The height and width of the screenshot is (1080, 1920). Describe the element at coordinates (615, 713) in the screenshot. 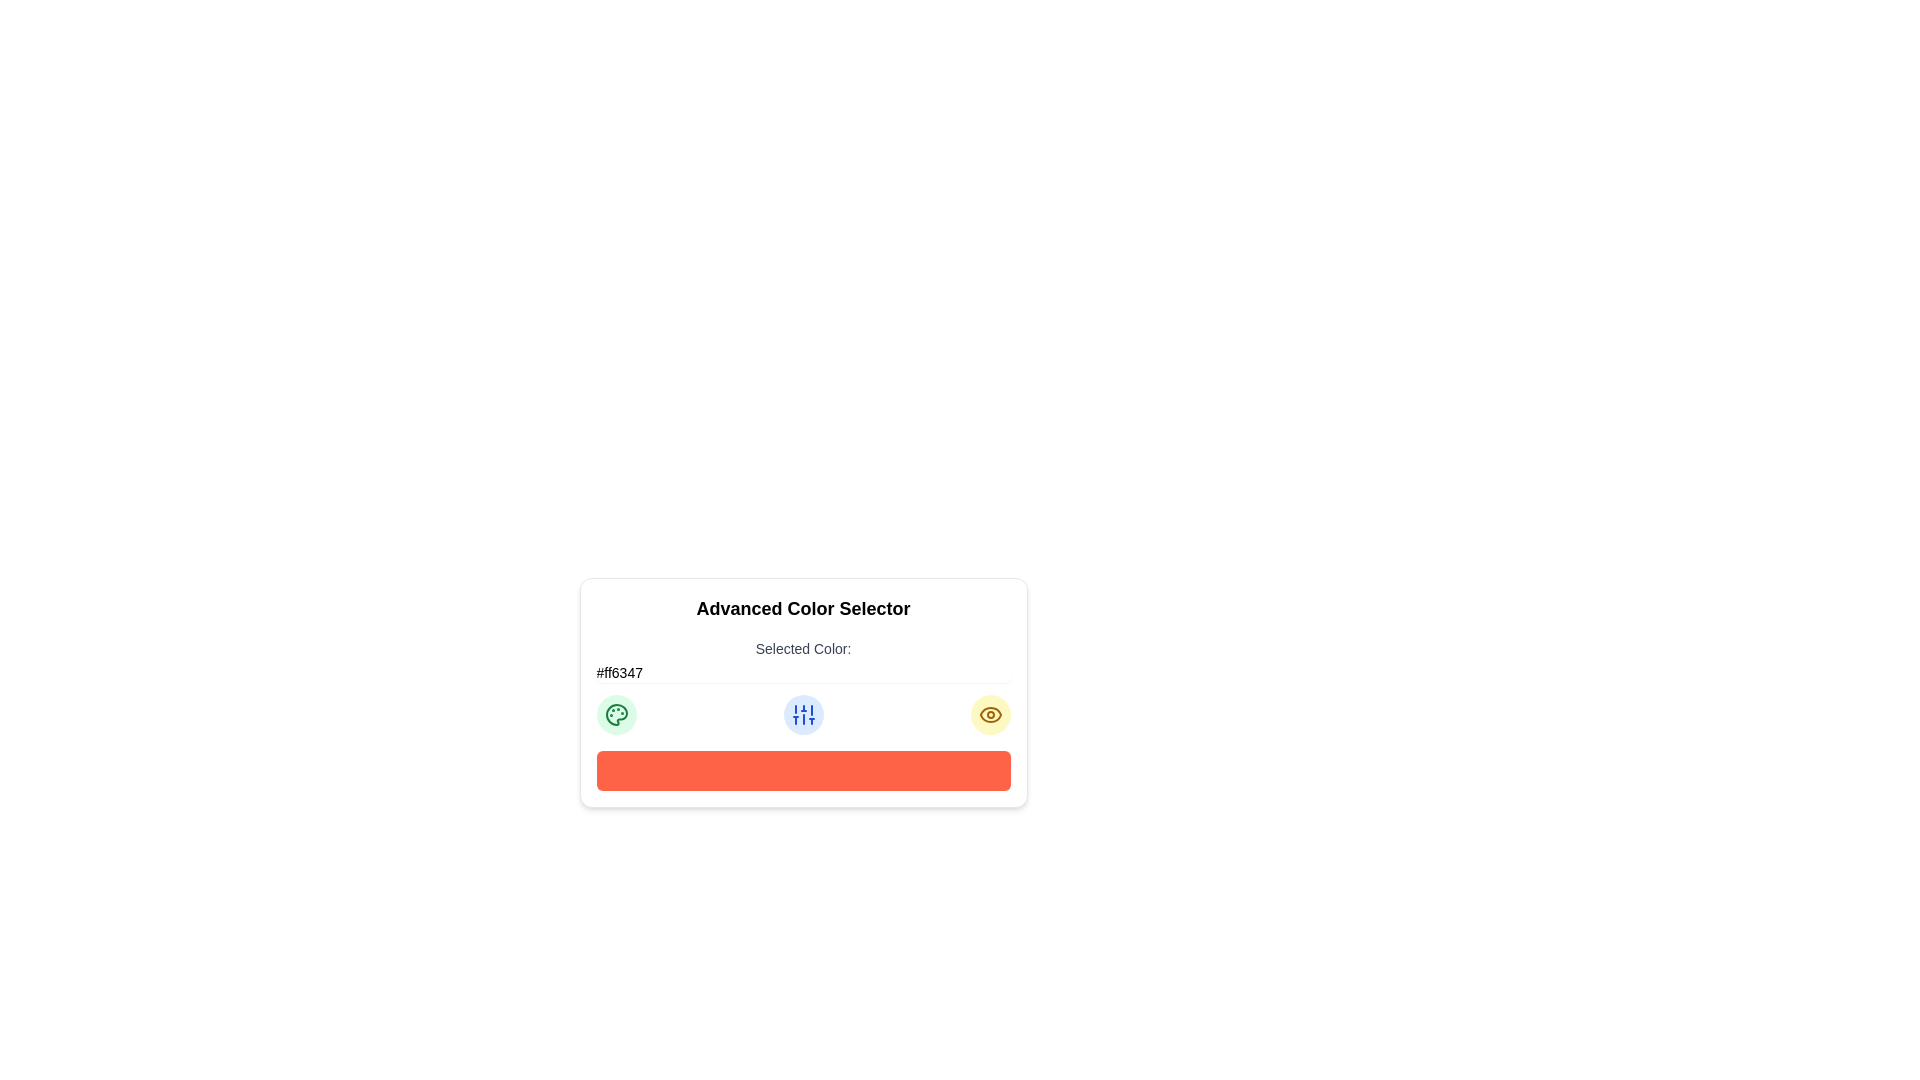

I see `the first button under 'Selected Color:'` at that location.